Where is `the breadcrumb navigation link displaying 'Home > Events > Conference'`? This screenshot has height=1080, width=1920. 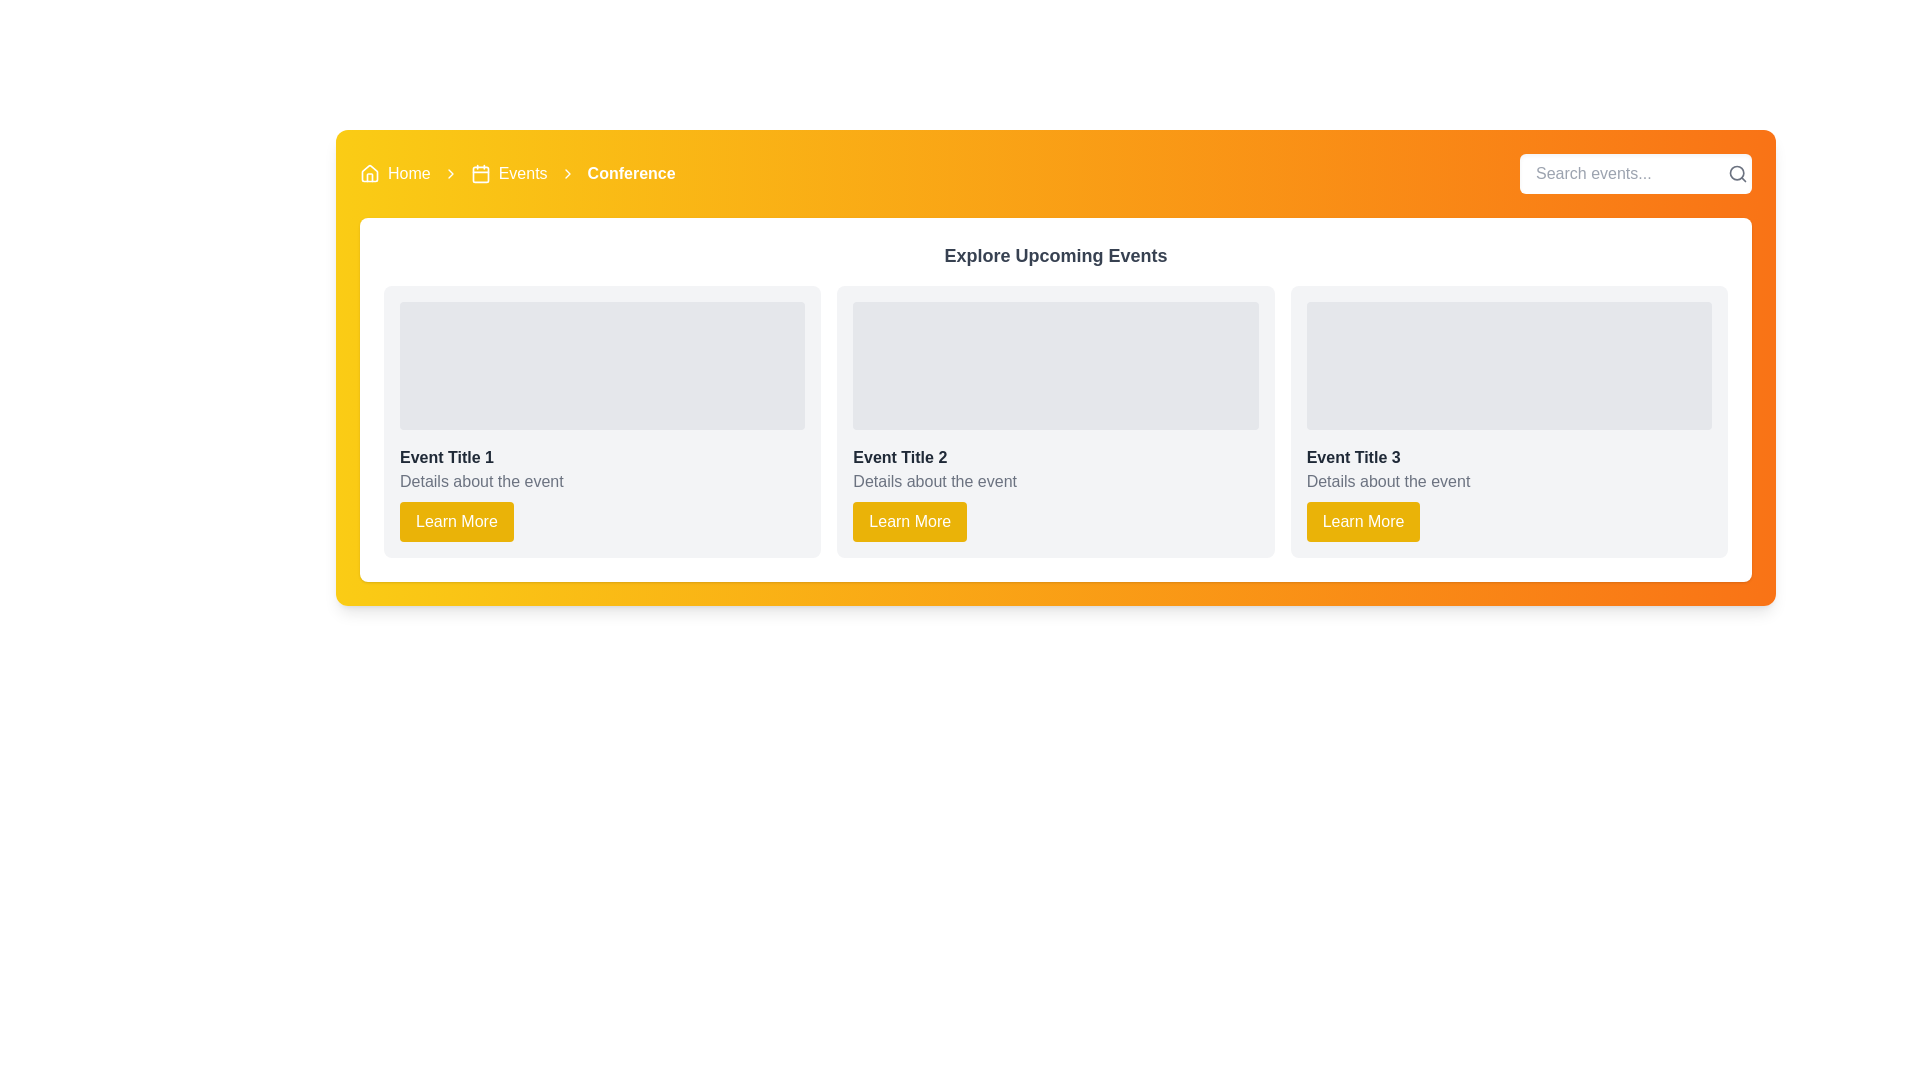 the breadcrumb navigation link displaying 'Home > Events > Conference' is located at coordinates (517, 172).